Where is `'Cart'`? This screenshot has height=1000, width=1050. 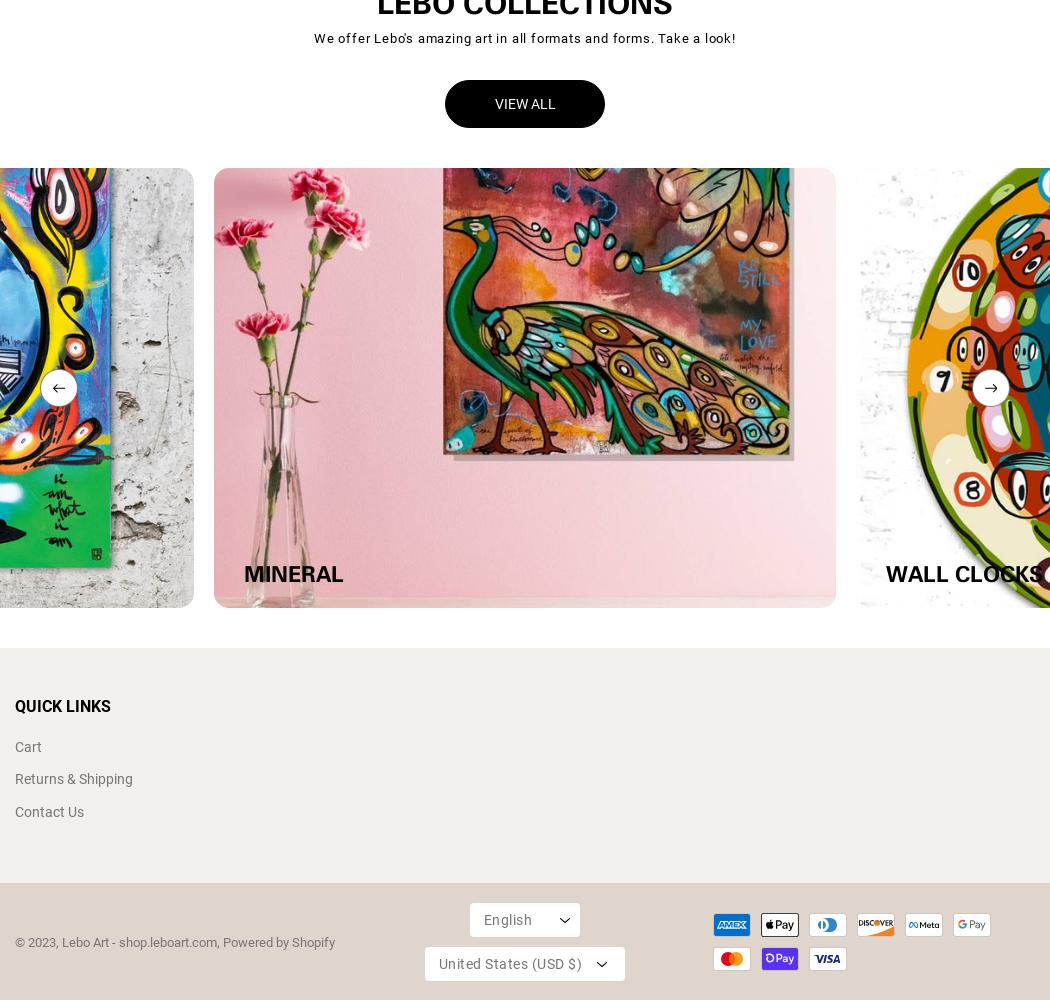
'Cart' is located at coordinates (28, 745).